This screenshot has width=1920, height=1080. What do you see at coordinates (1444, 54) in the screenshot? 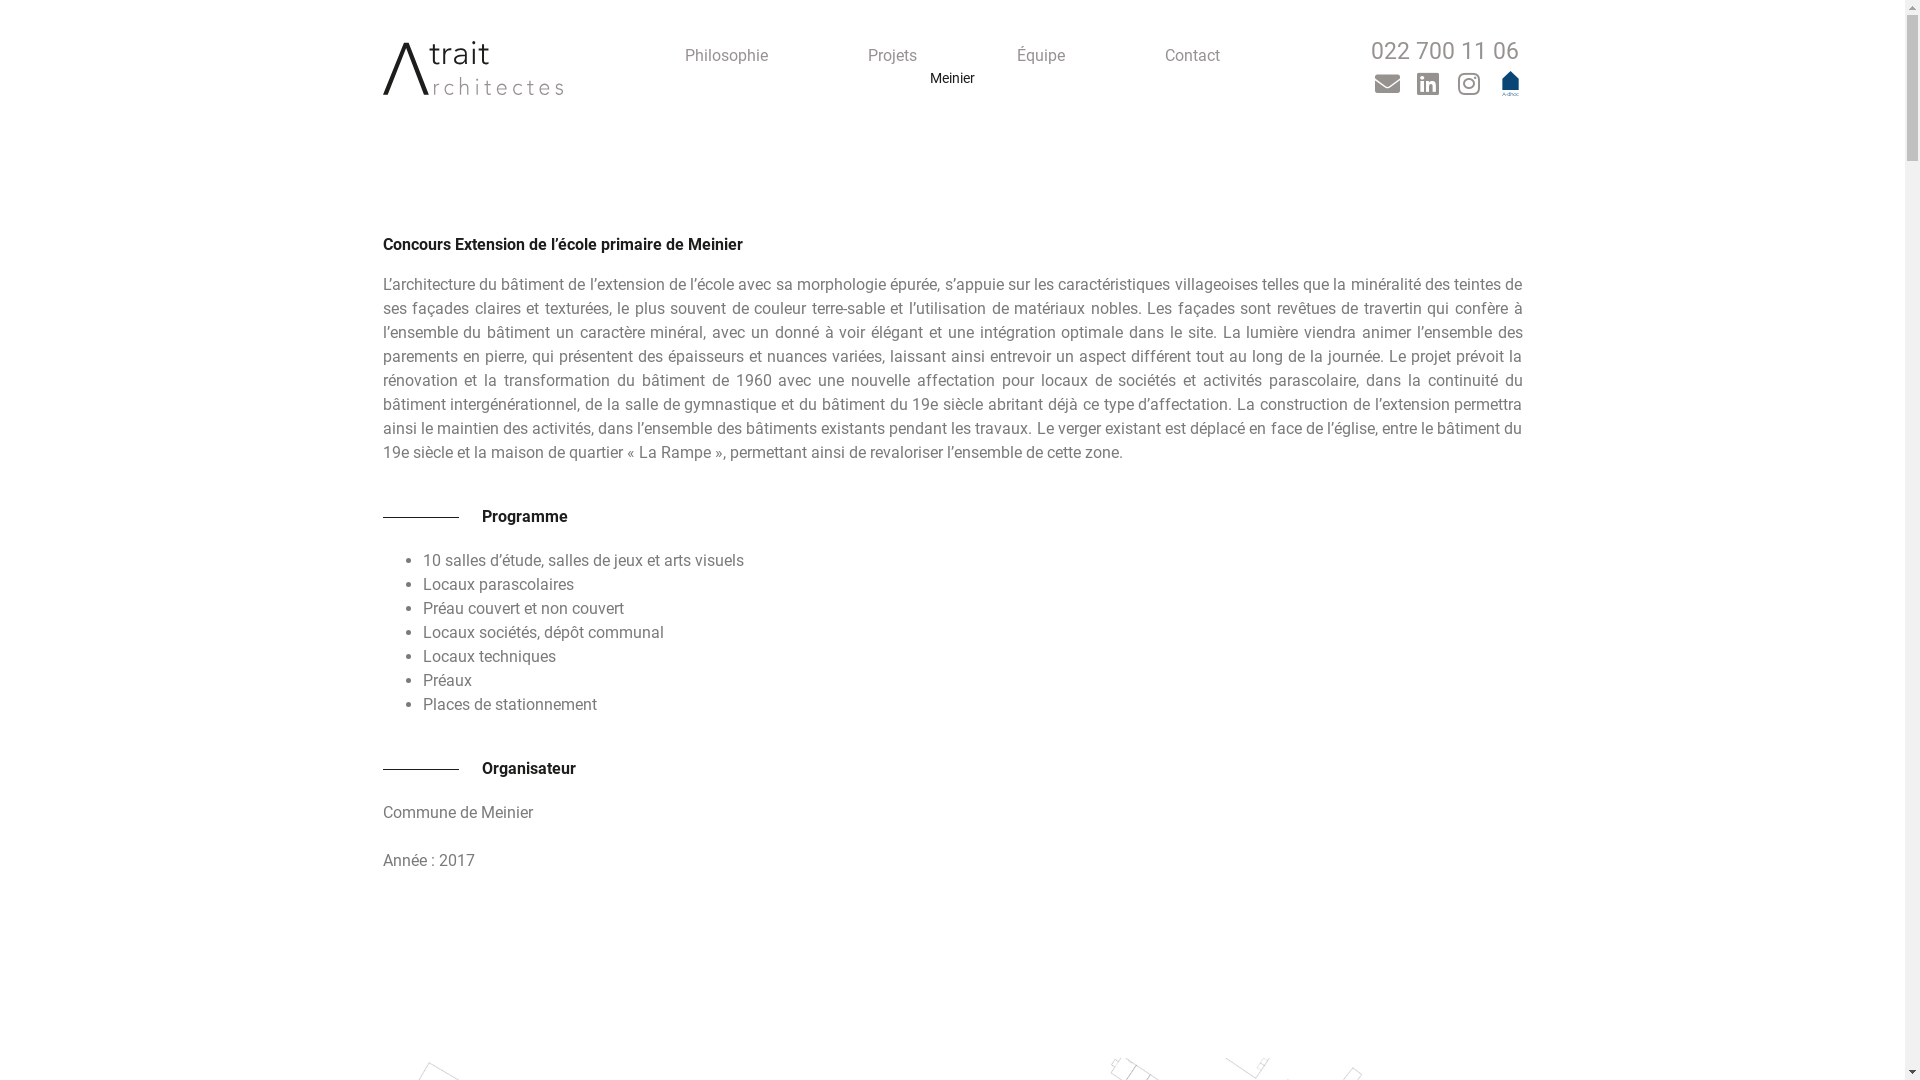
I see `'022 700 11 06'` at bounding box center [1444, 54].